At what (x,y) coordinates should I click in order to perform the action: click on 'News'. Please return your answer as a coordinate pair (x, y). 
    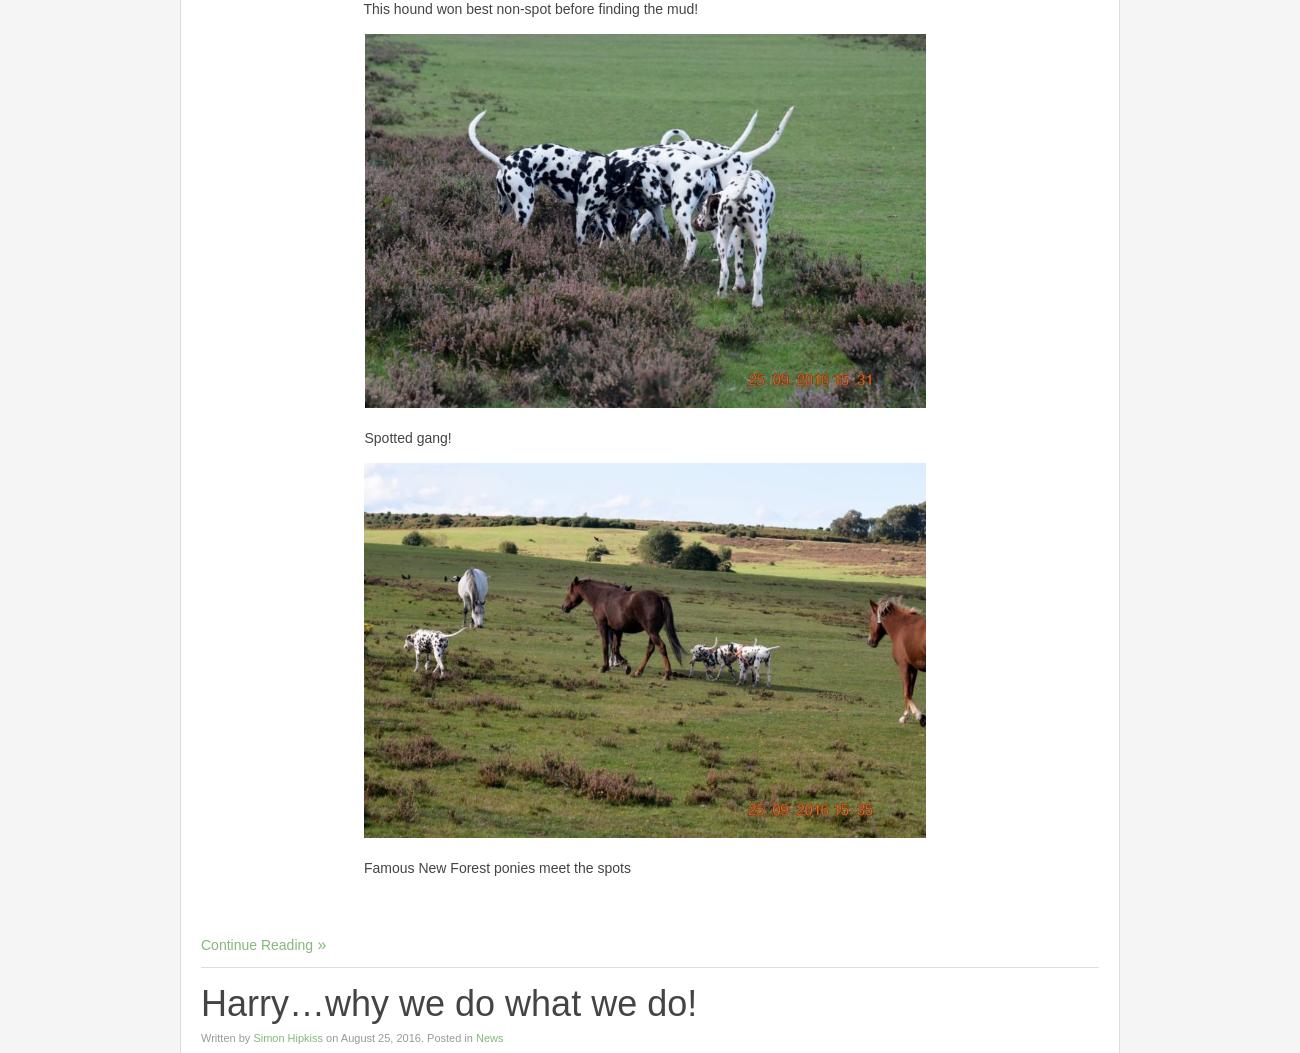
    Looking at the image, I should click on (489, 1035).